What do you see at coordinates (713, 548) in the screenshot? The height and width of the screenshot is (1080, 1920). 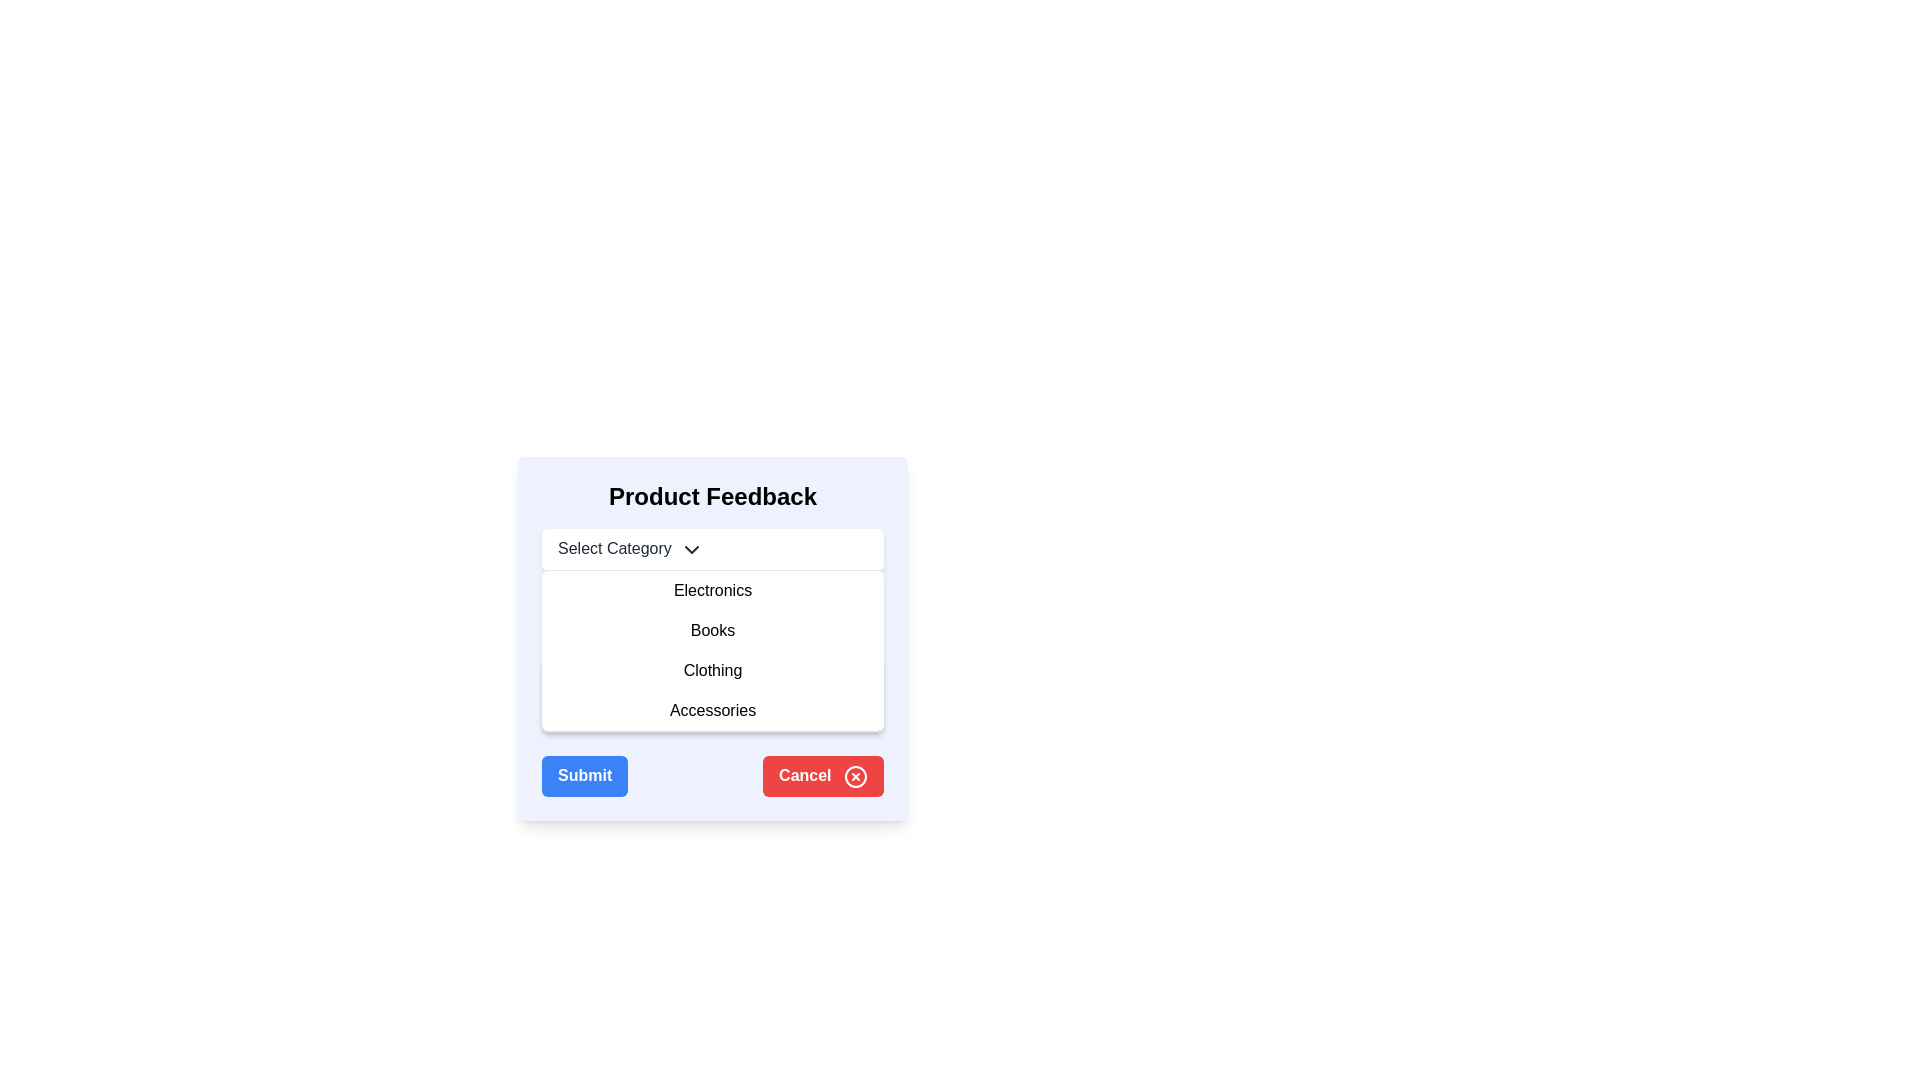 I see `the Dropdown menu labeled 'Select Category'` at bounding box center [713, 548].